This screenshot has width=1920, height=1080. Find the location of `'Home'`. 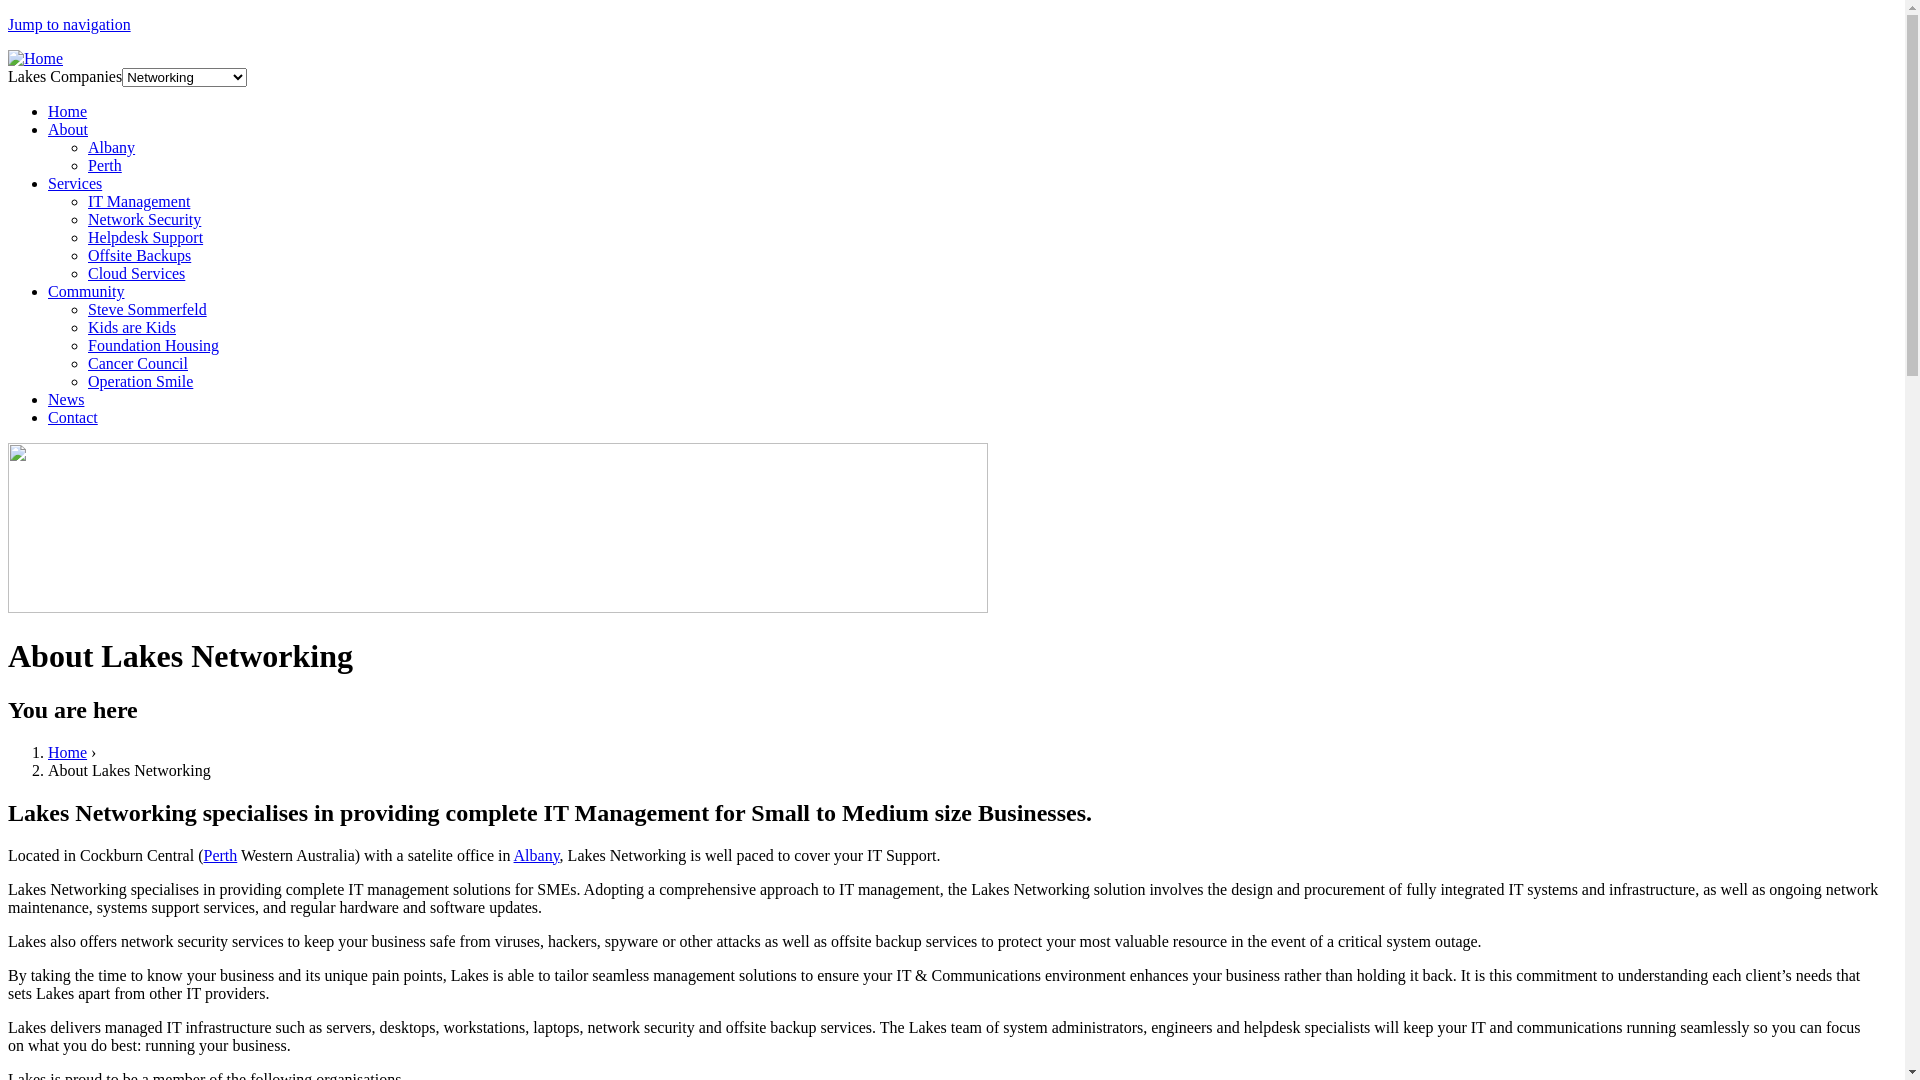

'Home' is located at coordinates (35, 57).